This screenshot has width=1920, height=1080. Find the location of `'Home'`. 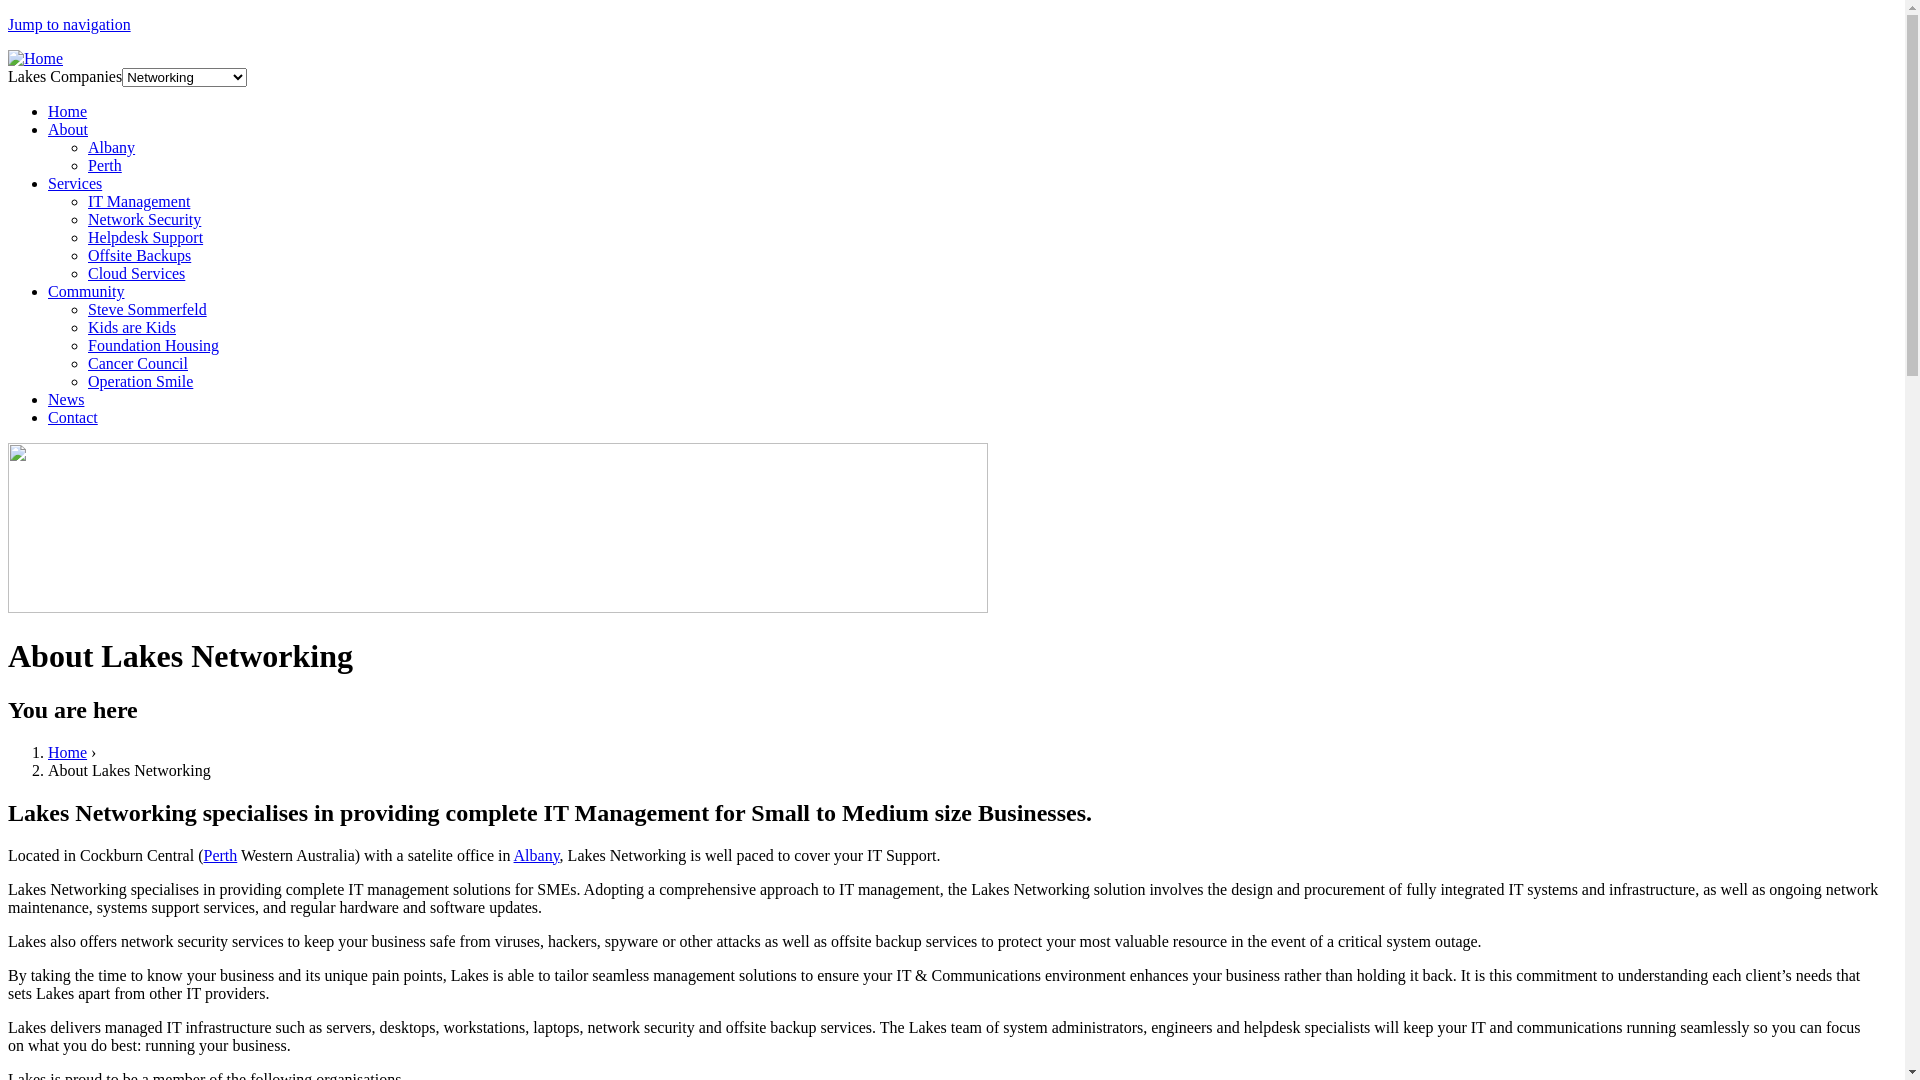

'Home' is located at coordinates (35, 57).